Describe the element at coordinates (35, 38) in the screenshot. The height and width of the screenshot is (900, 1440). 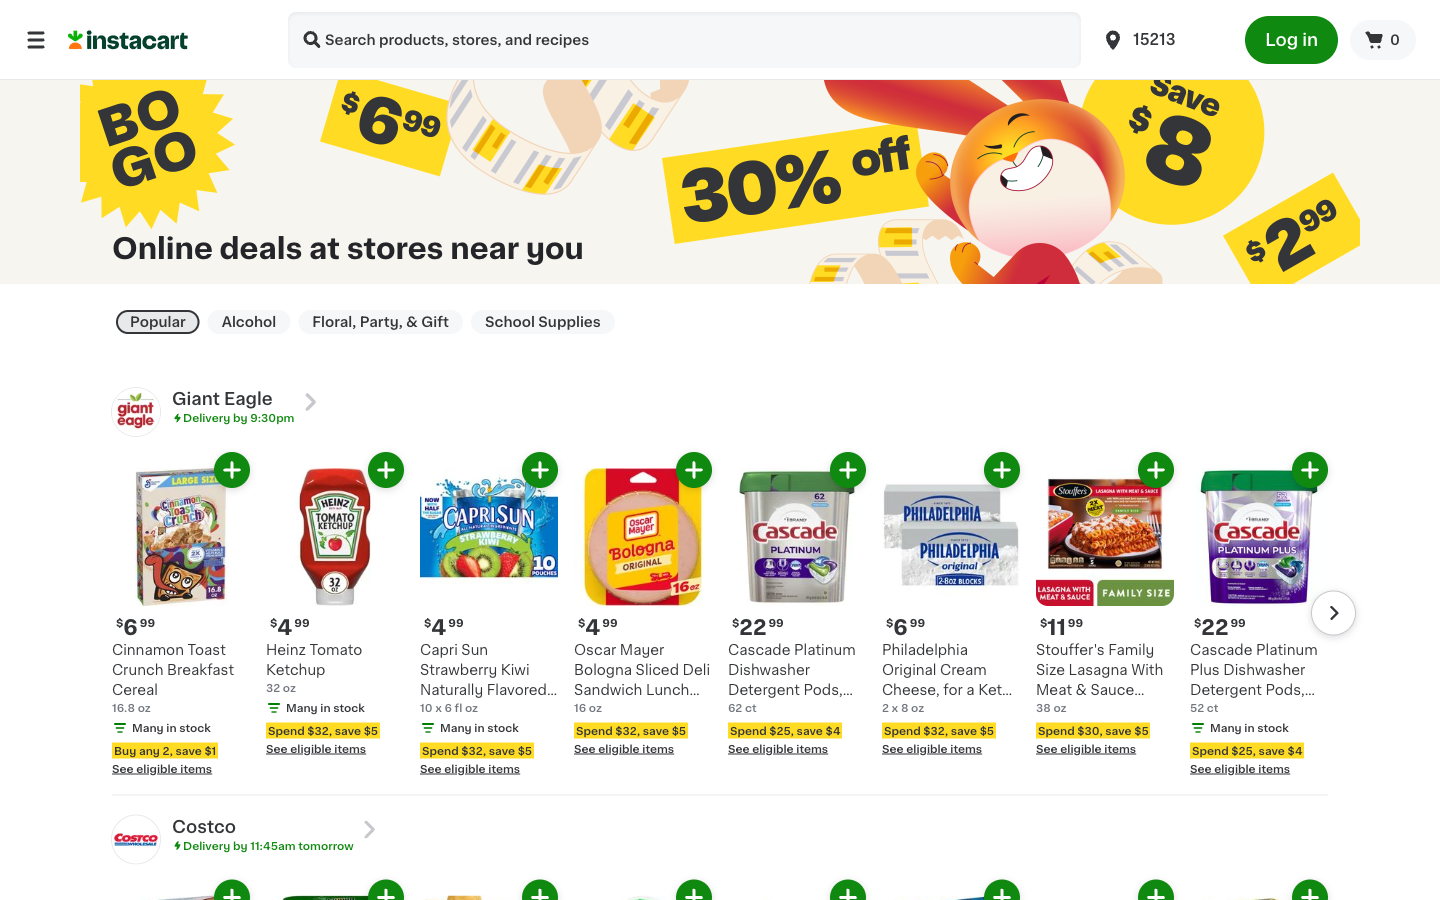
I see `Visit the Main Menu Page` at that location.